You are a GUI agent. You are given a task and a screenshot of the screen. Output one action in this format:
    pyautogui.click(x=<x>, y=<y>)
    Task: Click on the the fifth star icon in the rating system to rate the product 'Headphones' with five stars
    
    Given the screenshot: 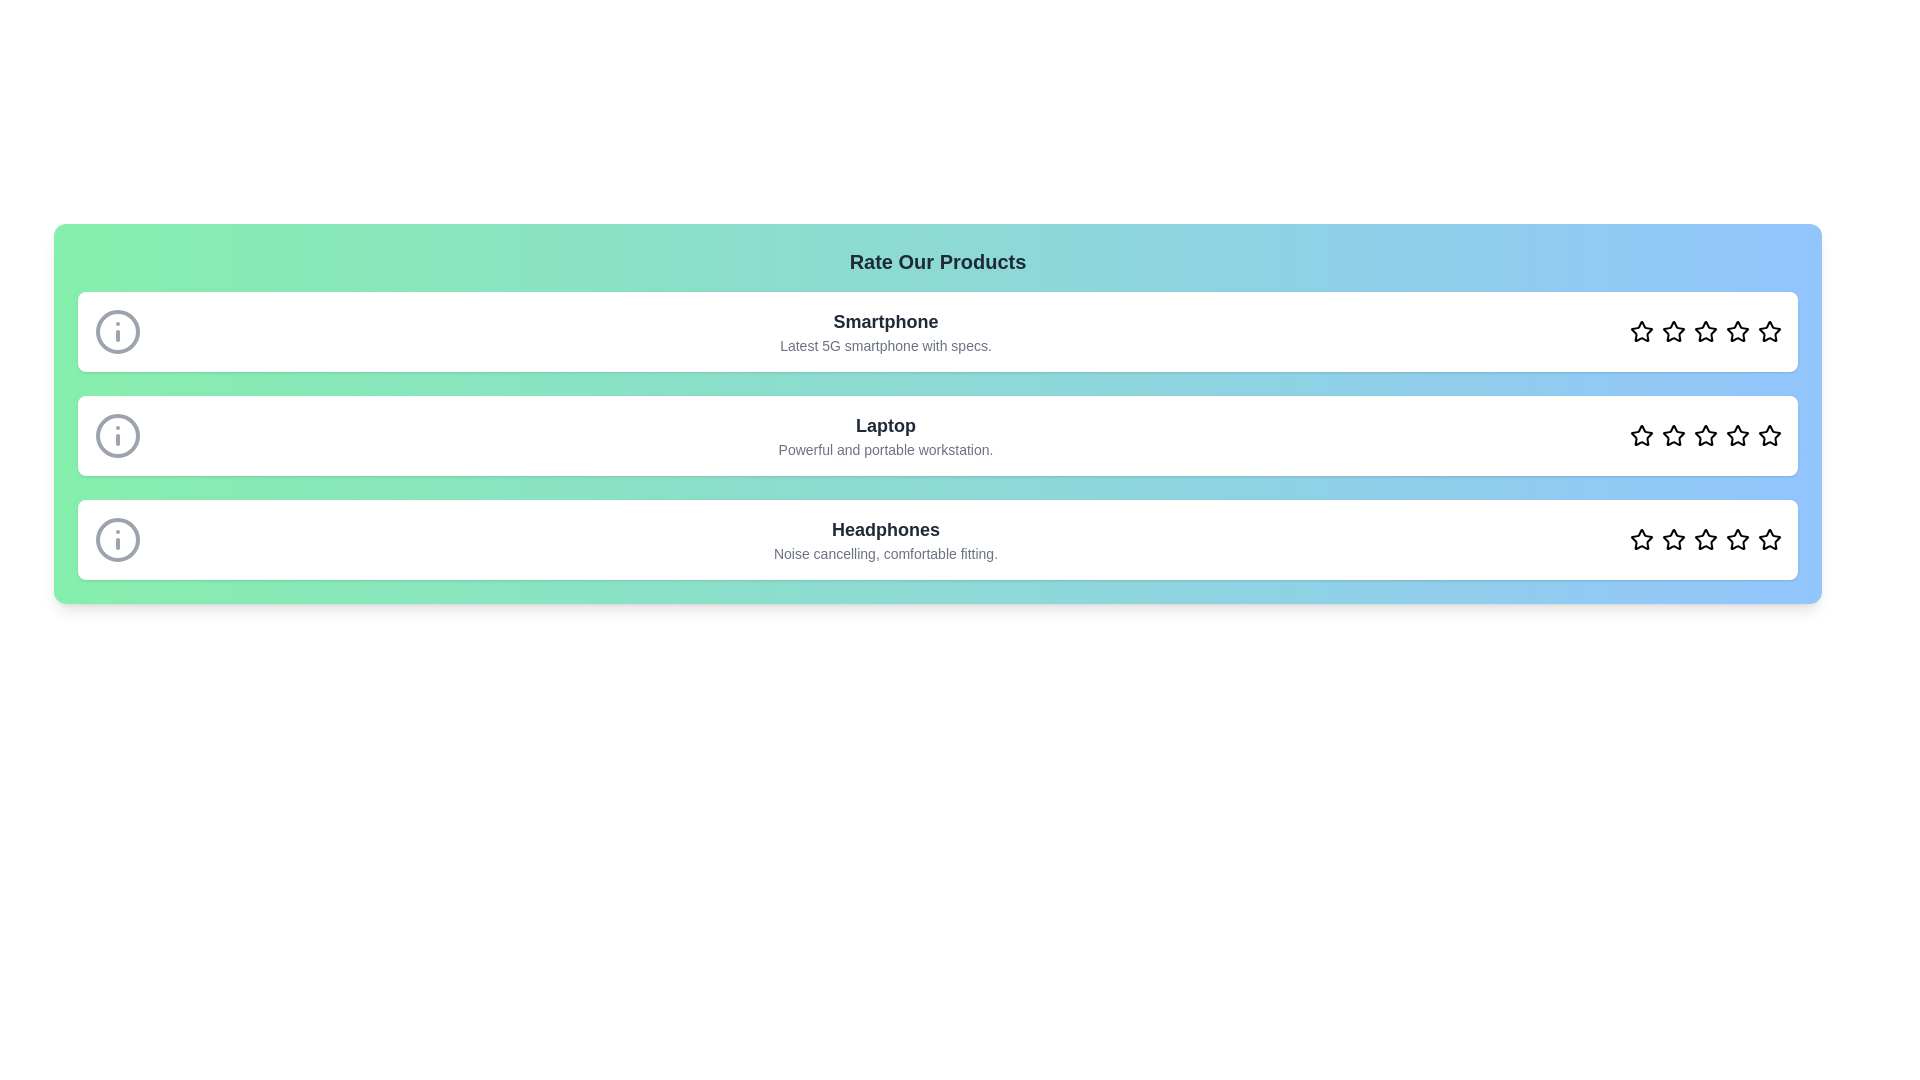 What is the action you would take?
    pyautogui.click(x=1769, y=538)
    